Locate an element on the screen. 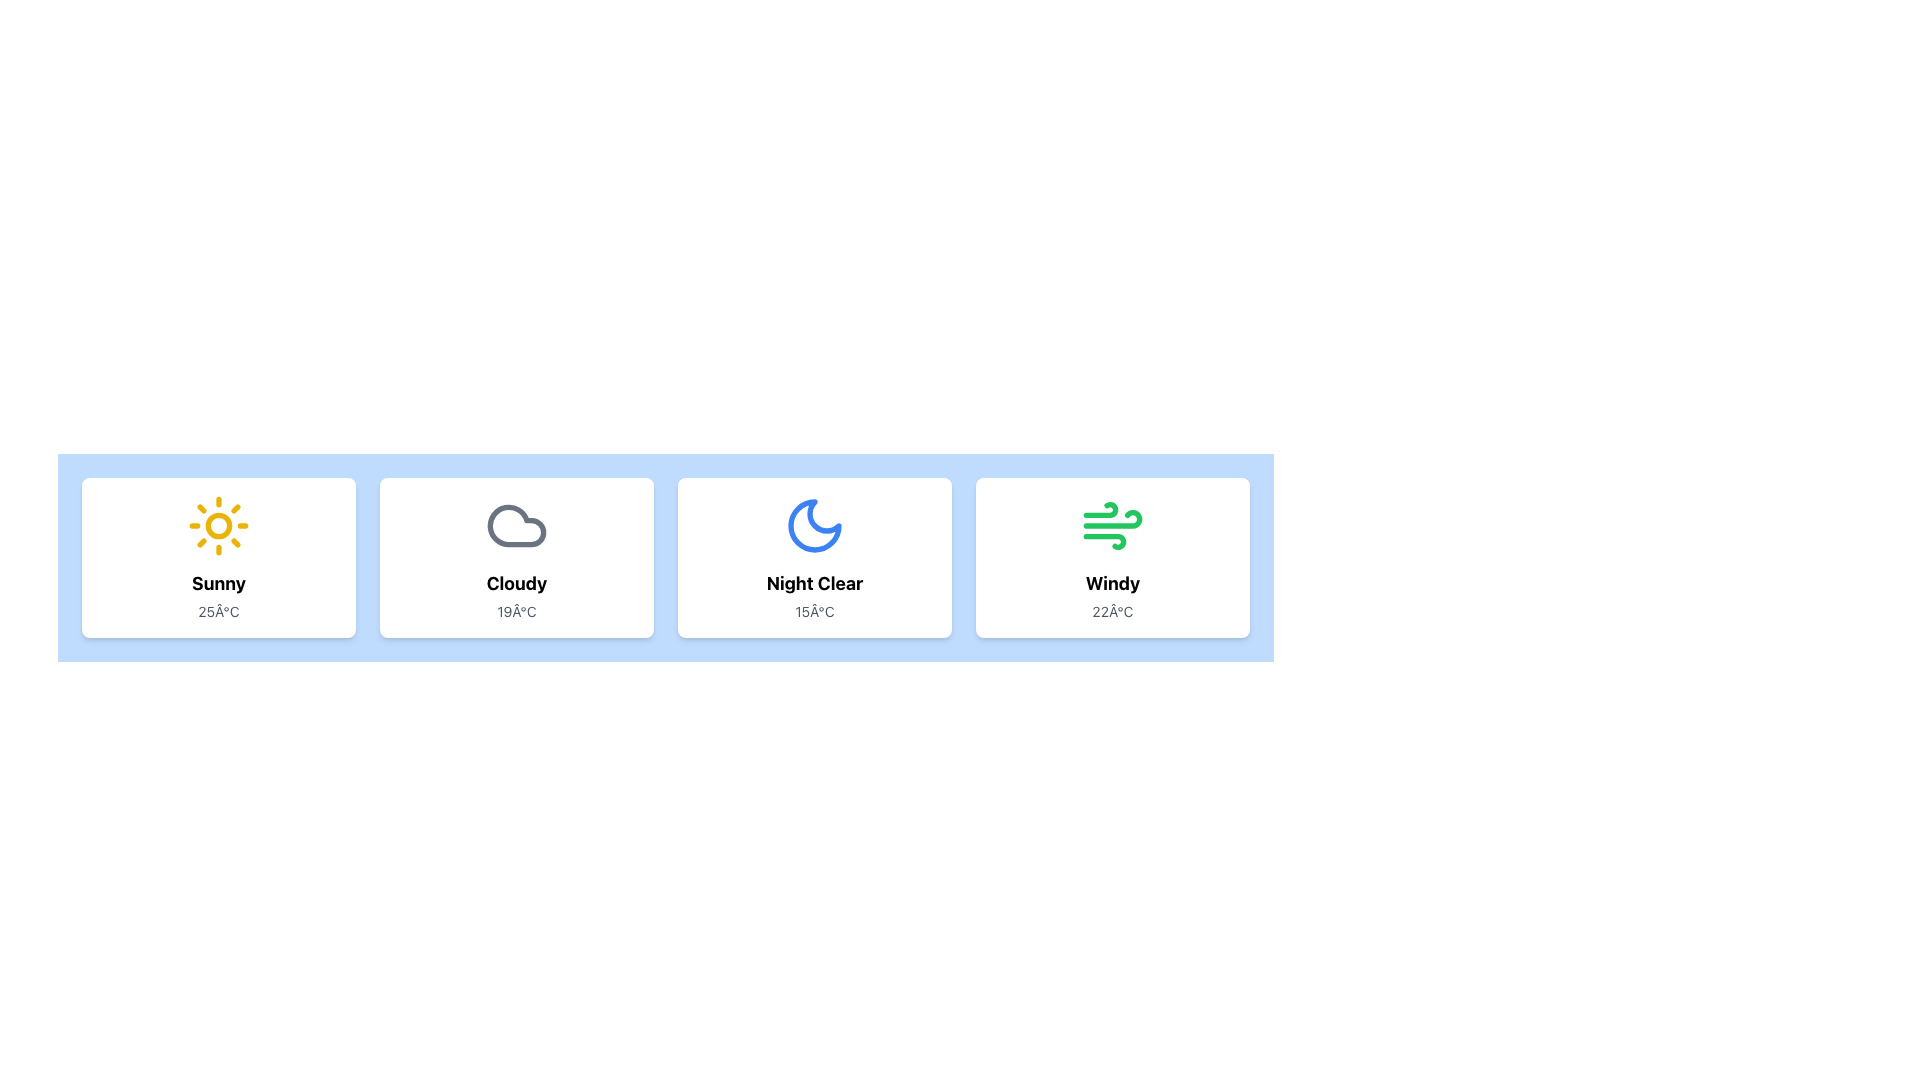 The width and height of the screenshot is (1920, 1080). the green icon with dynamic lines resembling wind motion, located in the fourth item of a horizontally aligned card grid, above the label 'Windy.' is located at coordinates (1112, 524).